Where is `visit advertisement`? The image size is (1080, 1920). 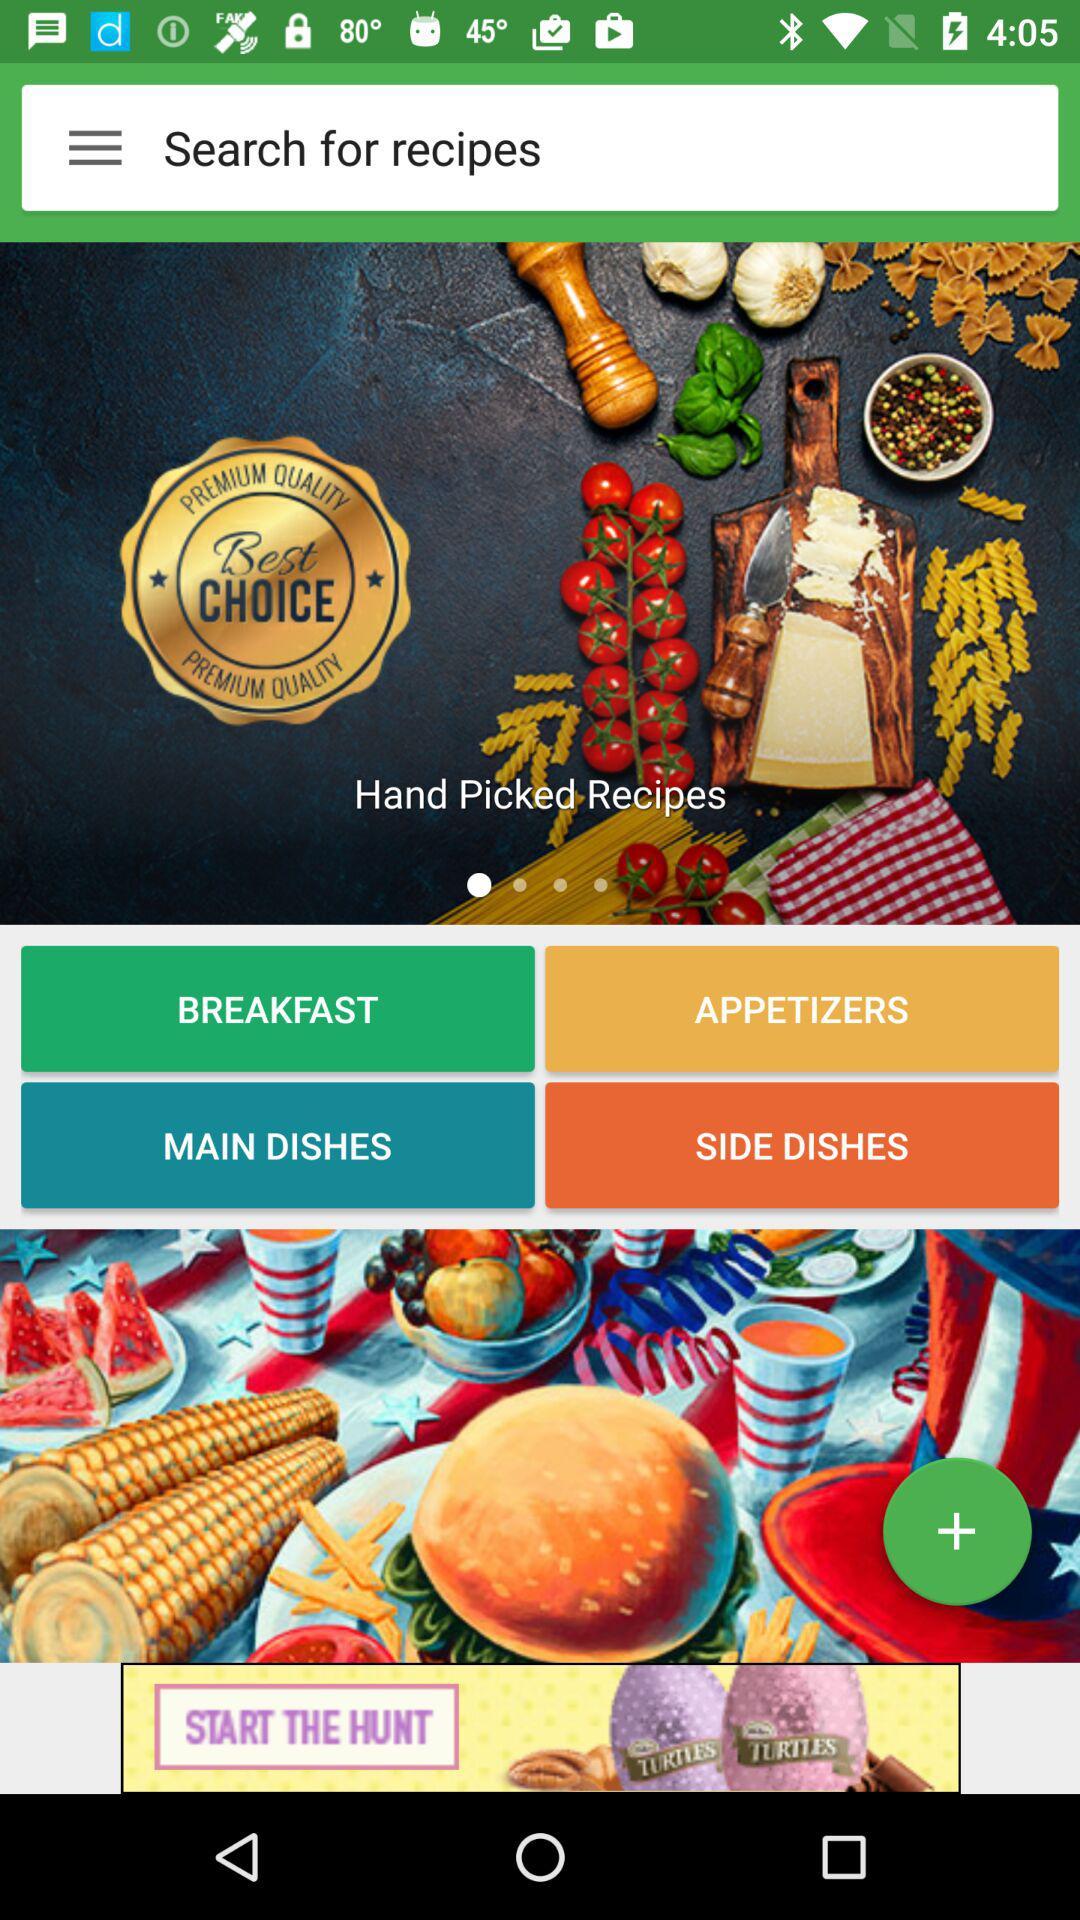
visit advertisement is located at coordinates (540, 1727).